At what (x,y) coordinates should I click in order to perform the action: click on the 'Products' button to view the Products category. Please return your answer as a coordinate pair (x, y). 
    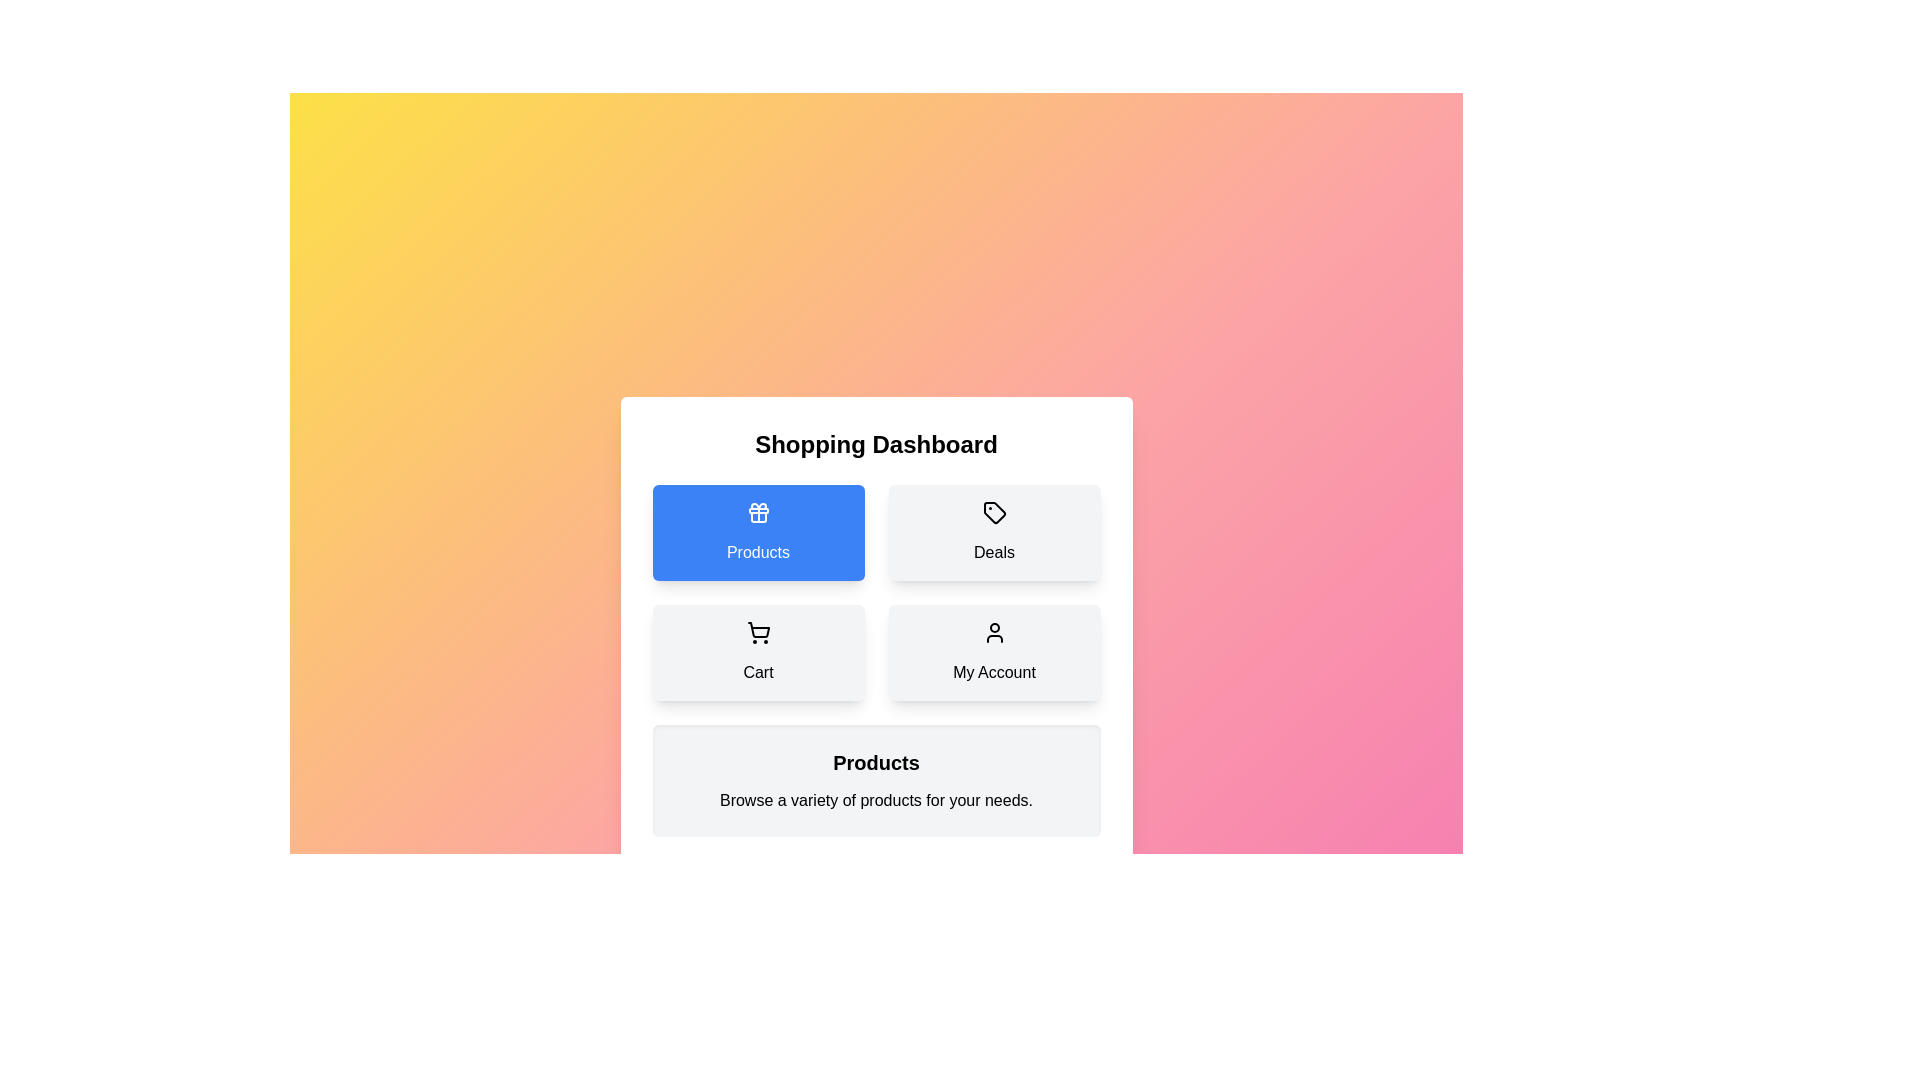
    Looking at the image, I should click on (757, 531).